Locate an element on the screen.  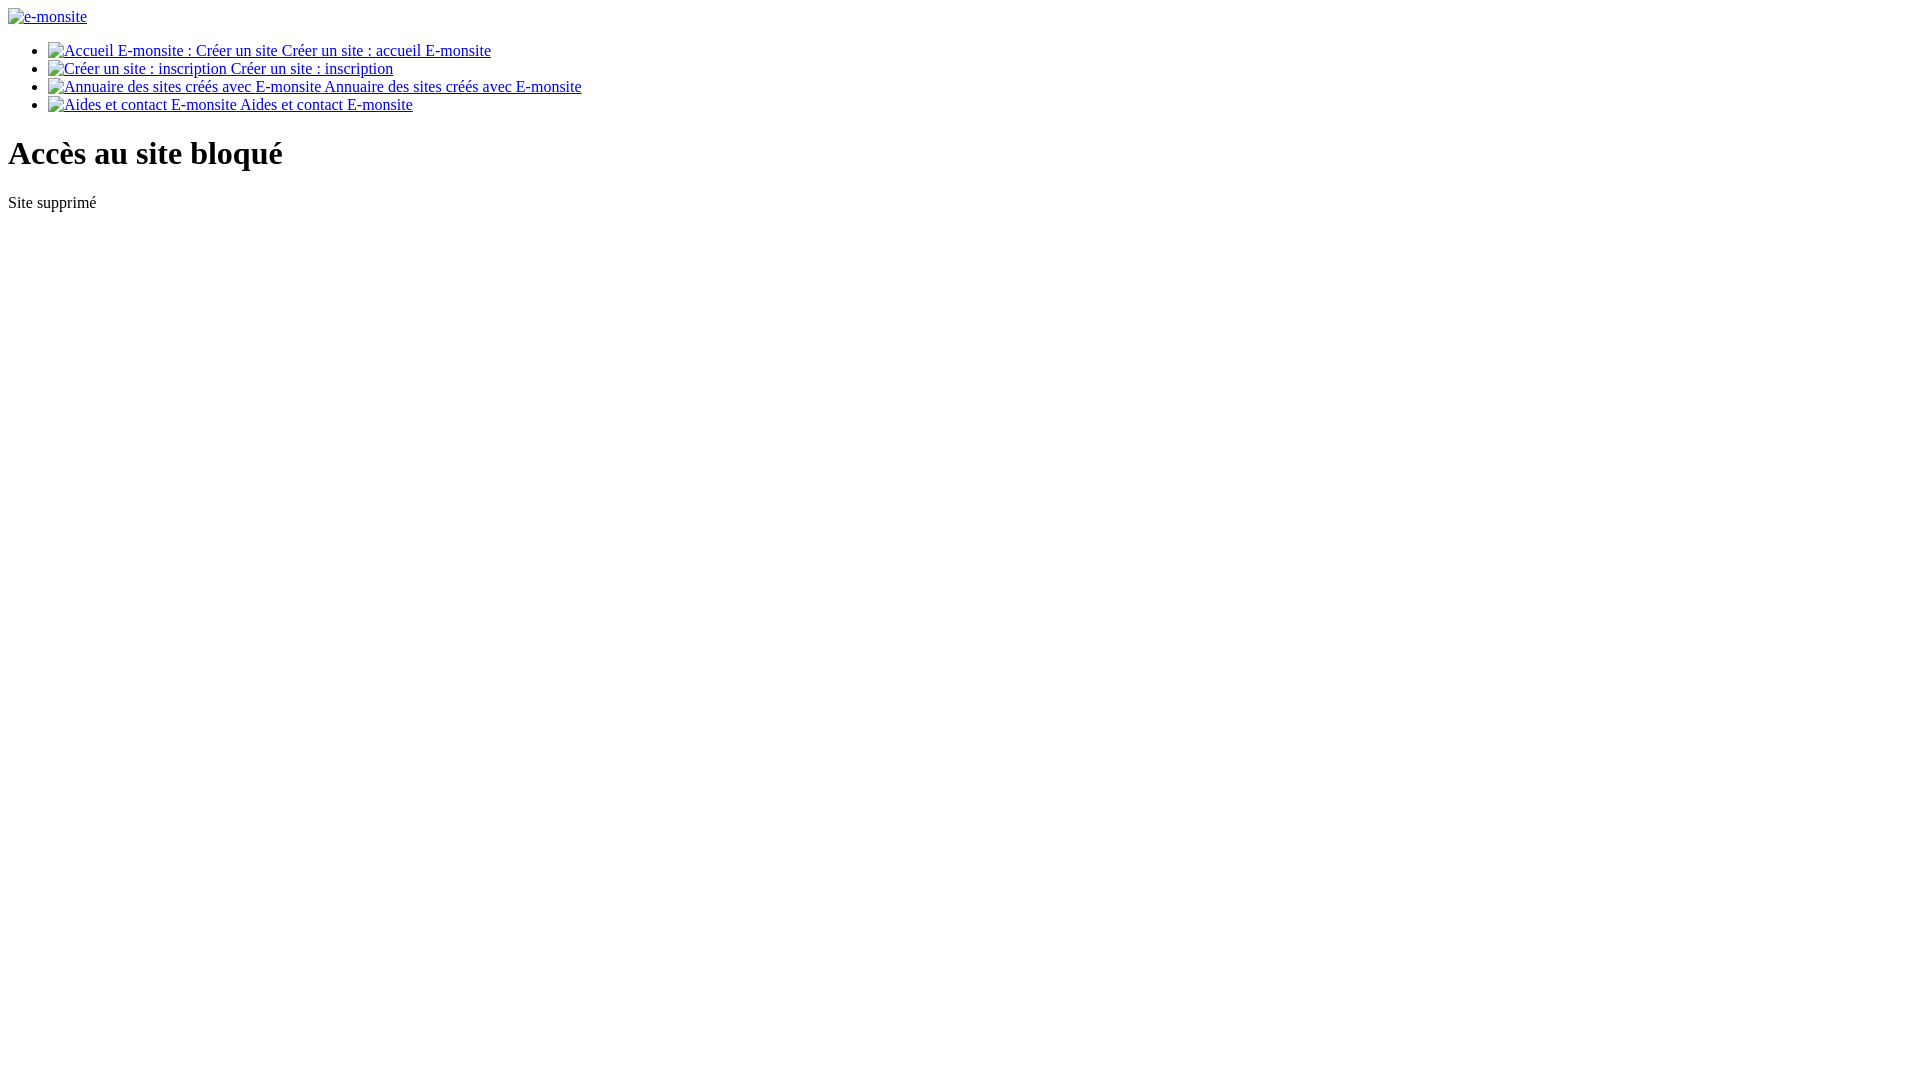
'Aides et contact E-monsite' is located at coordinates (230, 104).